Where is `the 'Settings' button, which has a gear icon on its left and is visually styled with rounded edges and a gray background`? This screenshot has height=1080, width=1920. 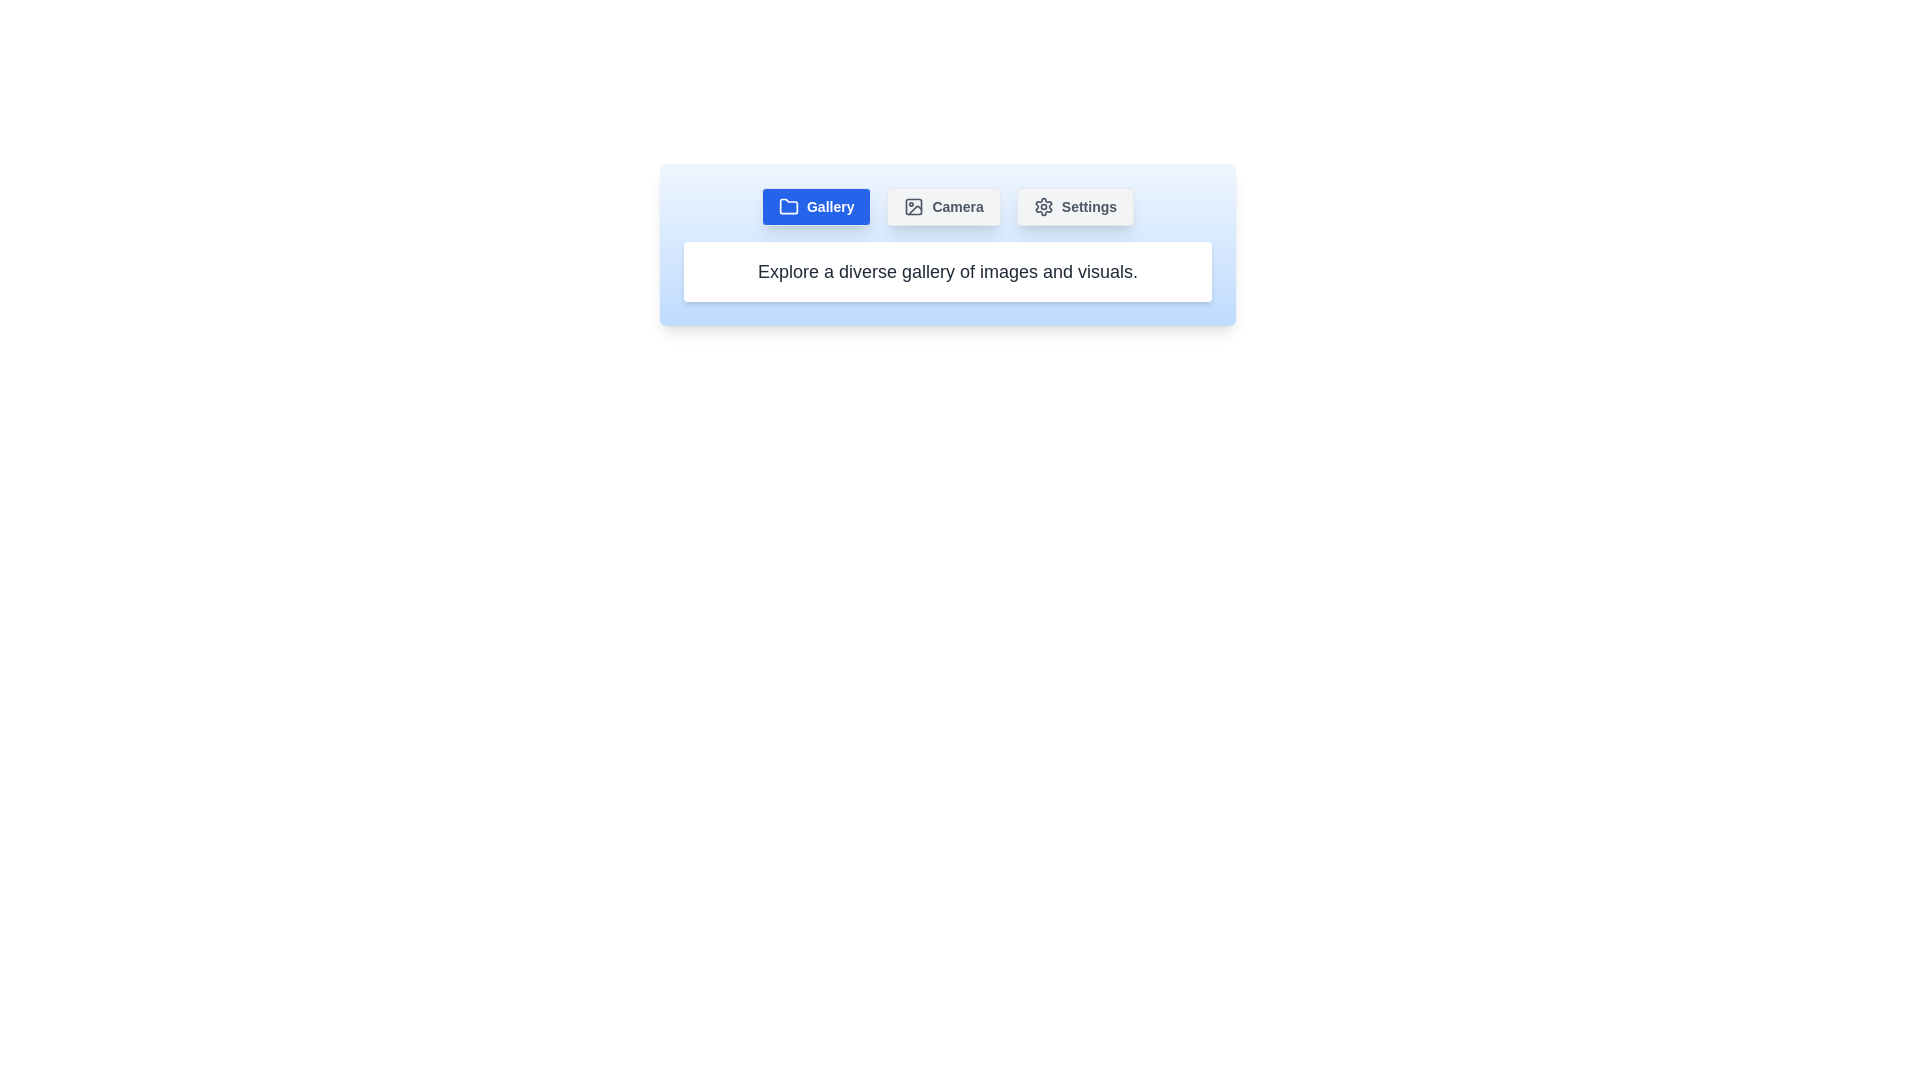 the 'Settings' button, which has a gear icon on its left and is visually styled with rounded edges and a gray background is located at coordinates (1074, 207).